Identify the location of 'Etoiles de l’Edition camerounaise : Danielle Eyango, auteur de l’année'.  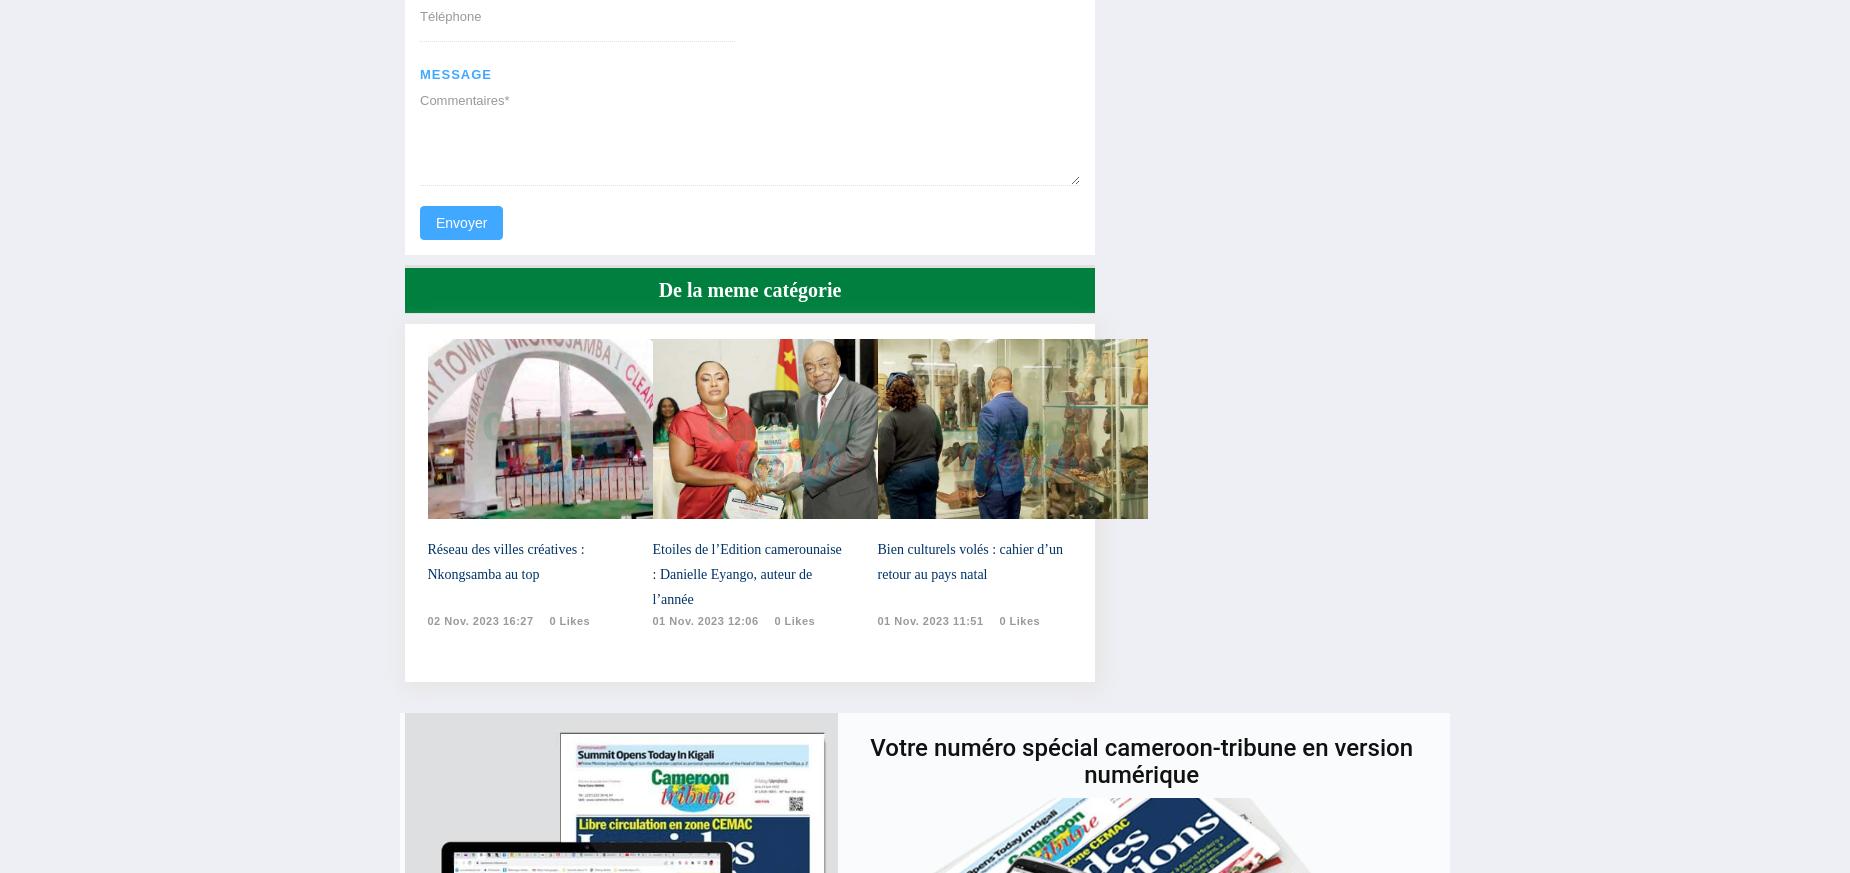
(746, 573).